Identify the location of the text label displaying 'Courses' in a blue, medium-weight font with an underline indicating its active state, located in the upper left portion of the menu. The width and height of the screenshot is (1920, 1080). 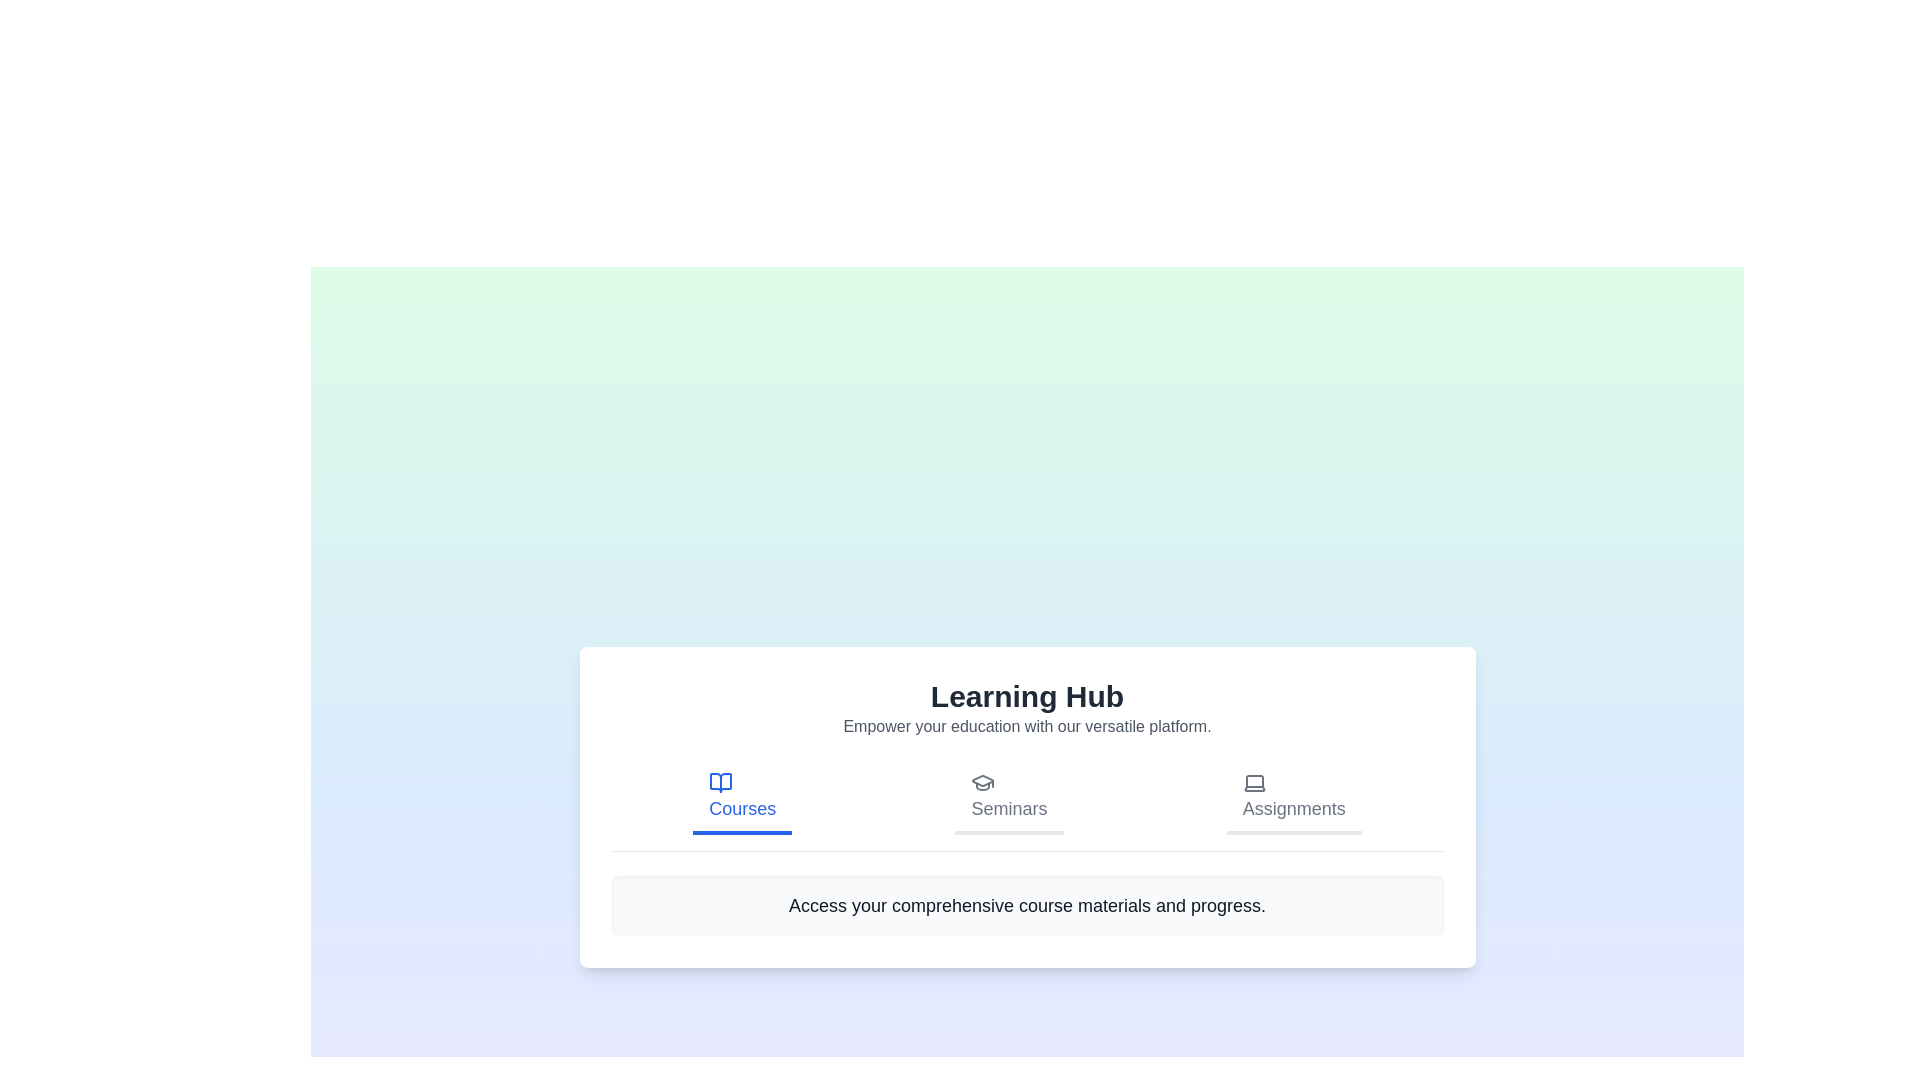
(741, 807).